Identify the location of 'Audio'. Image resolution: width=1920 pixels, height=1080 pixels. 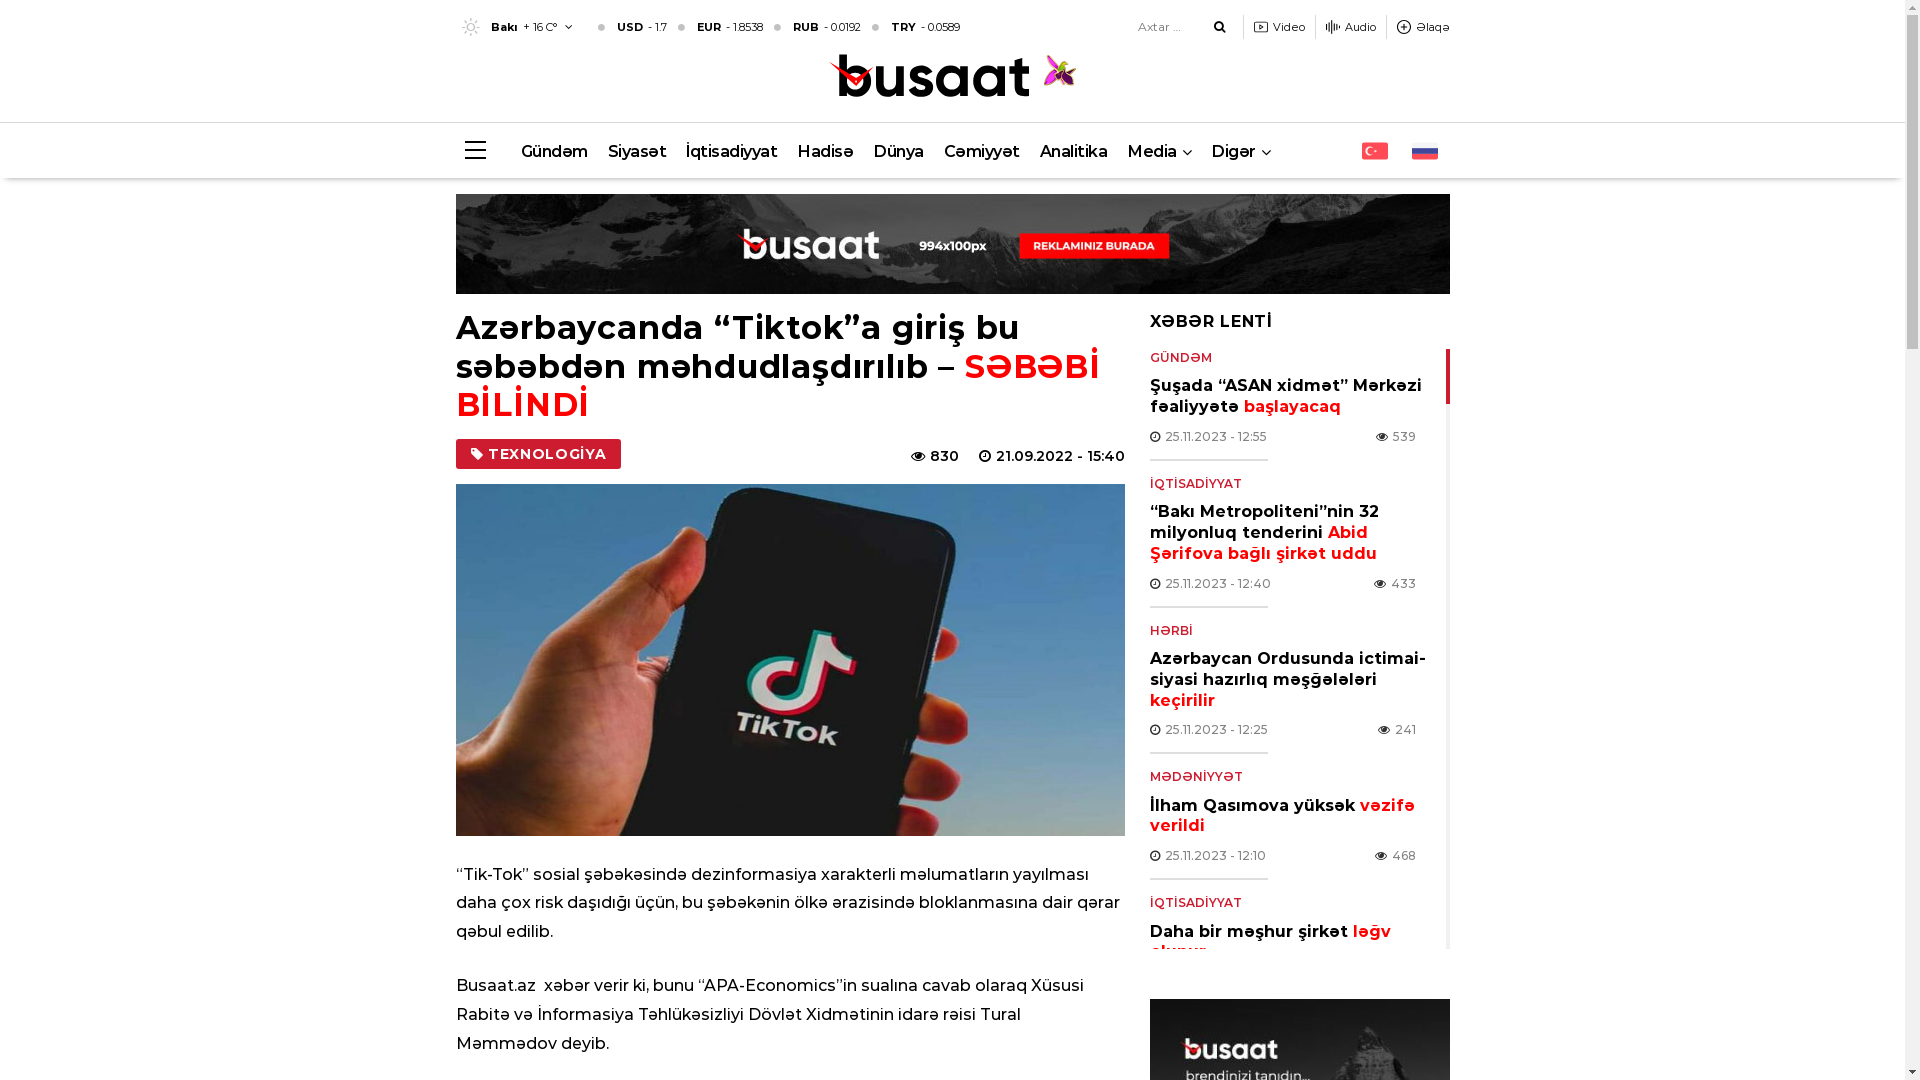
(1350, 27).